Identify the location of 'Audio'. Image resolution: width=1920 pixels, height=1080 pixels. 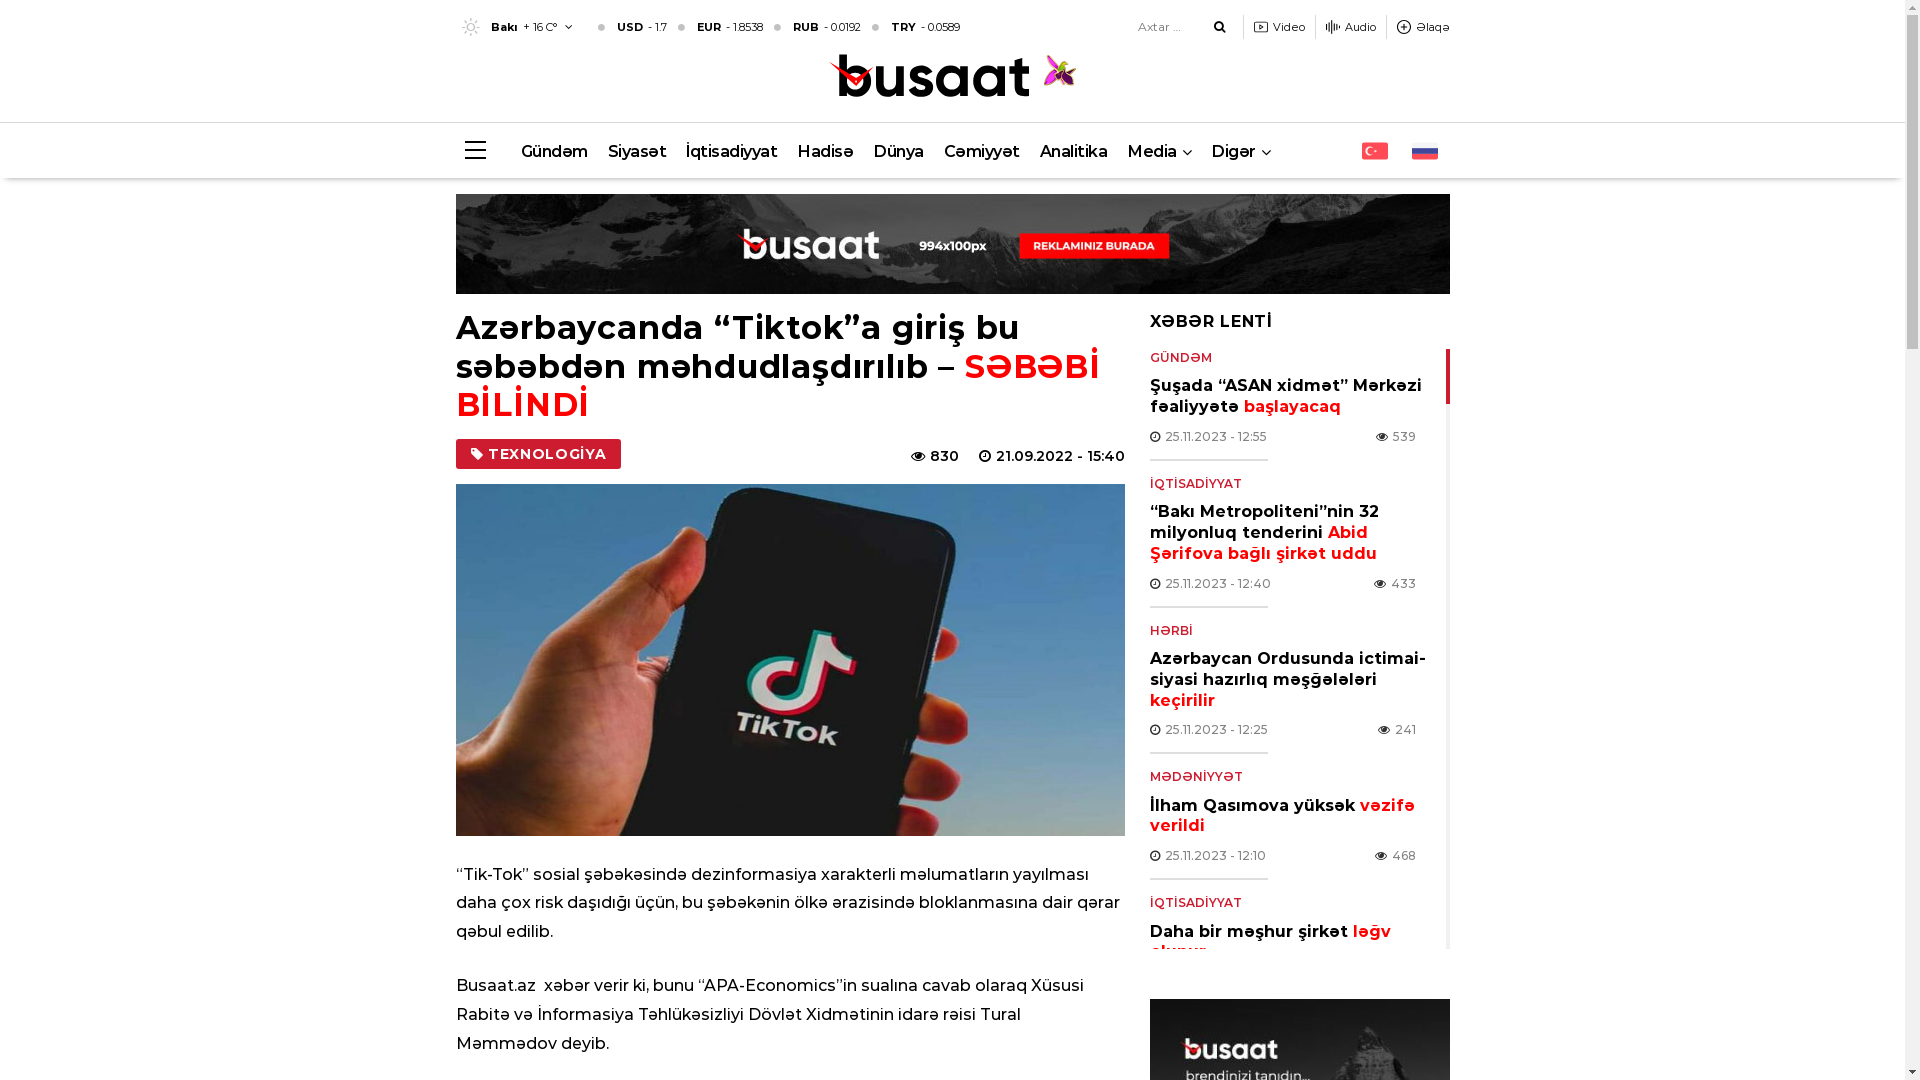
(1350, 27).